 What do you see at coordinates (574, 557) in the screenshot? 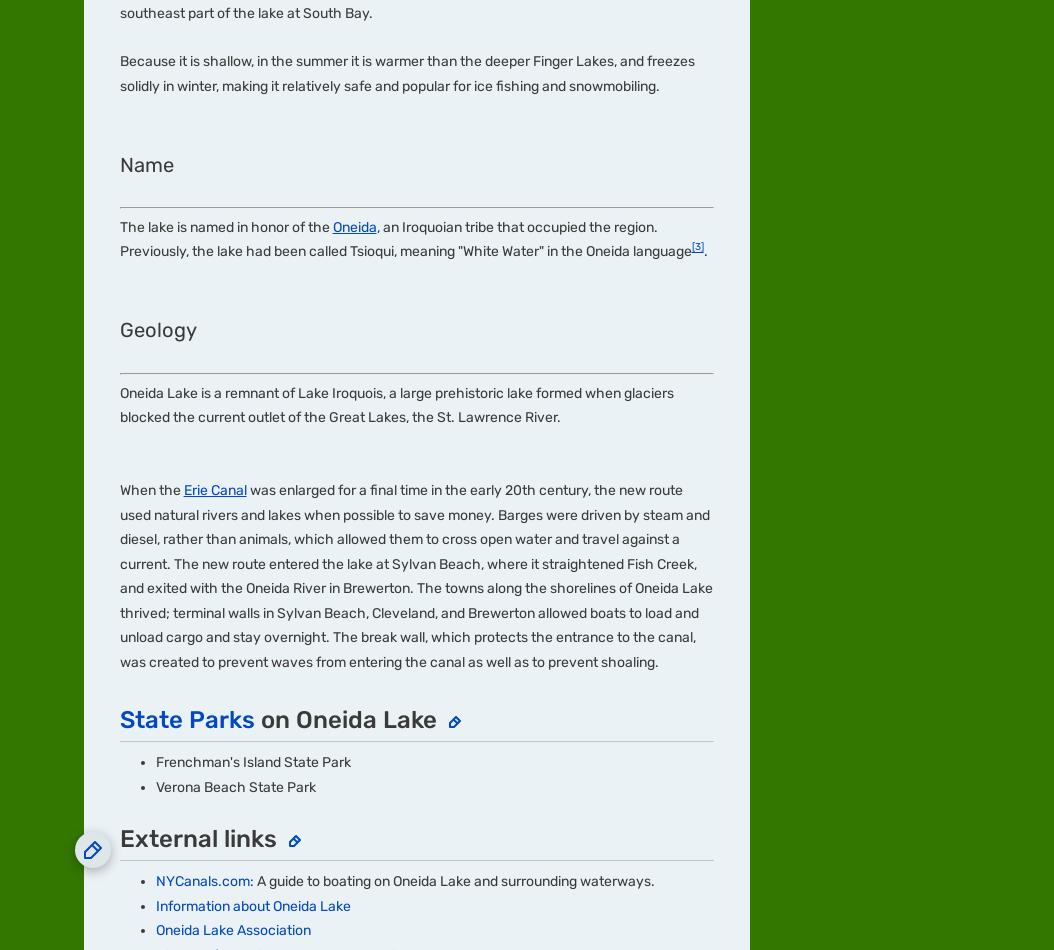
I see `'Do Not Sell or Share My Personal Information'` at bounding box center [574, 557].